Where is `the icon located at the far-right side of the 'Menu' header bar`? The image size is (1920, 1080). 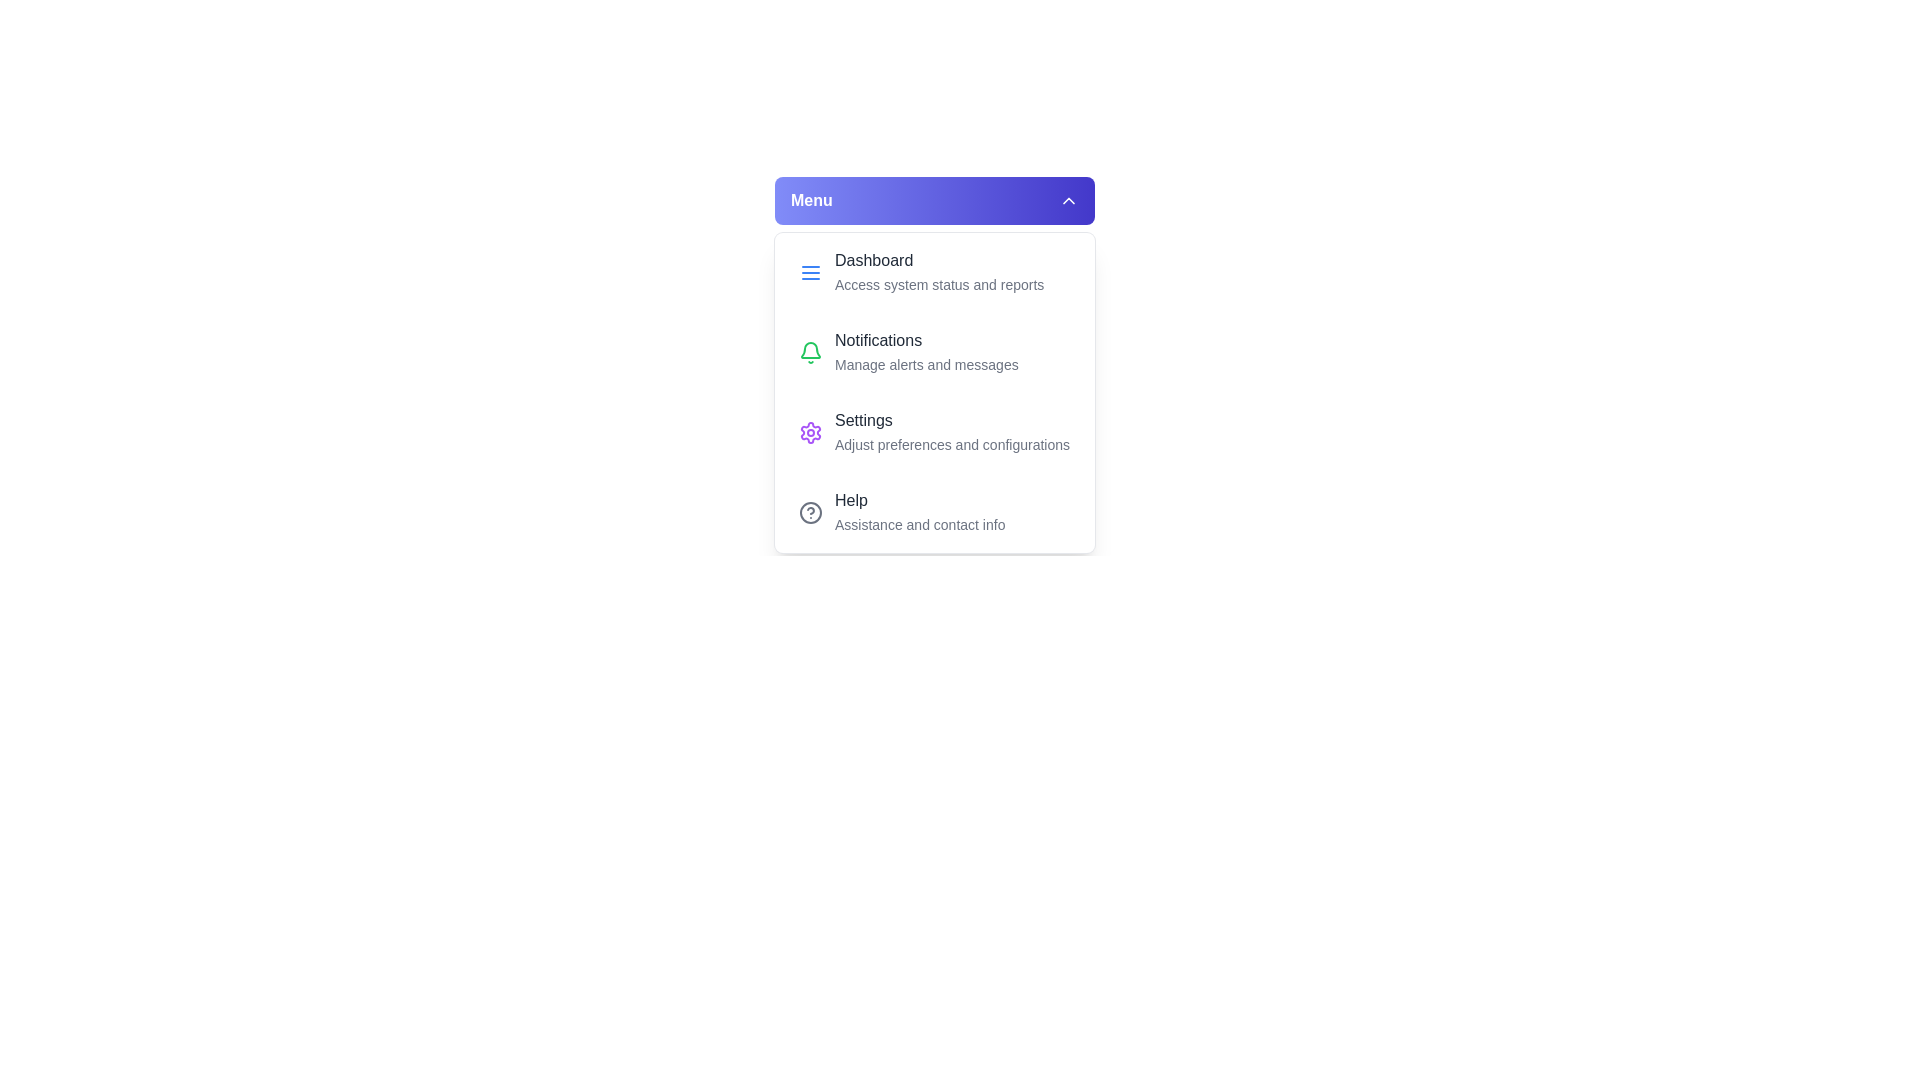
the icon located at the far-right side of the 'Menu' header bar is located at coordinates (1068, 200).